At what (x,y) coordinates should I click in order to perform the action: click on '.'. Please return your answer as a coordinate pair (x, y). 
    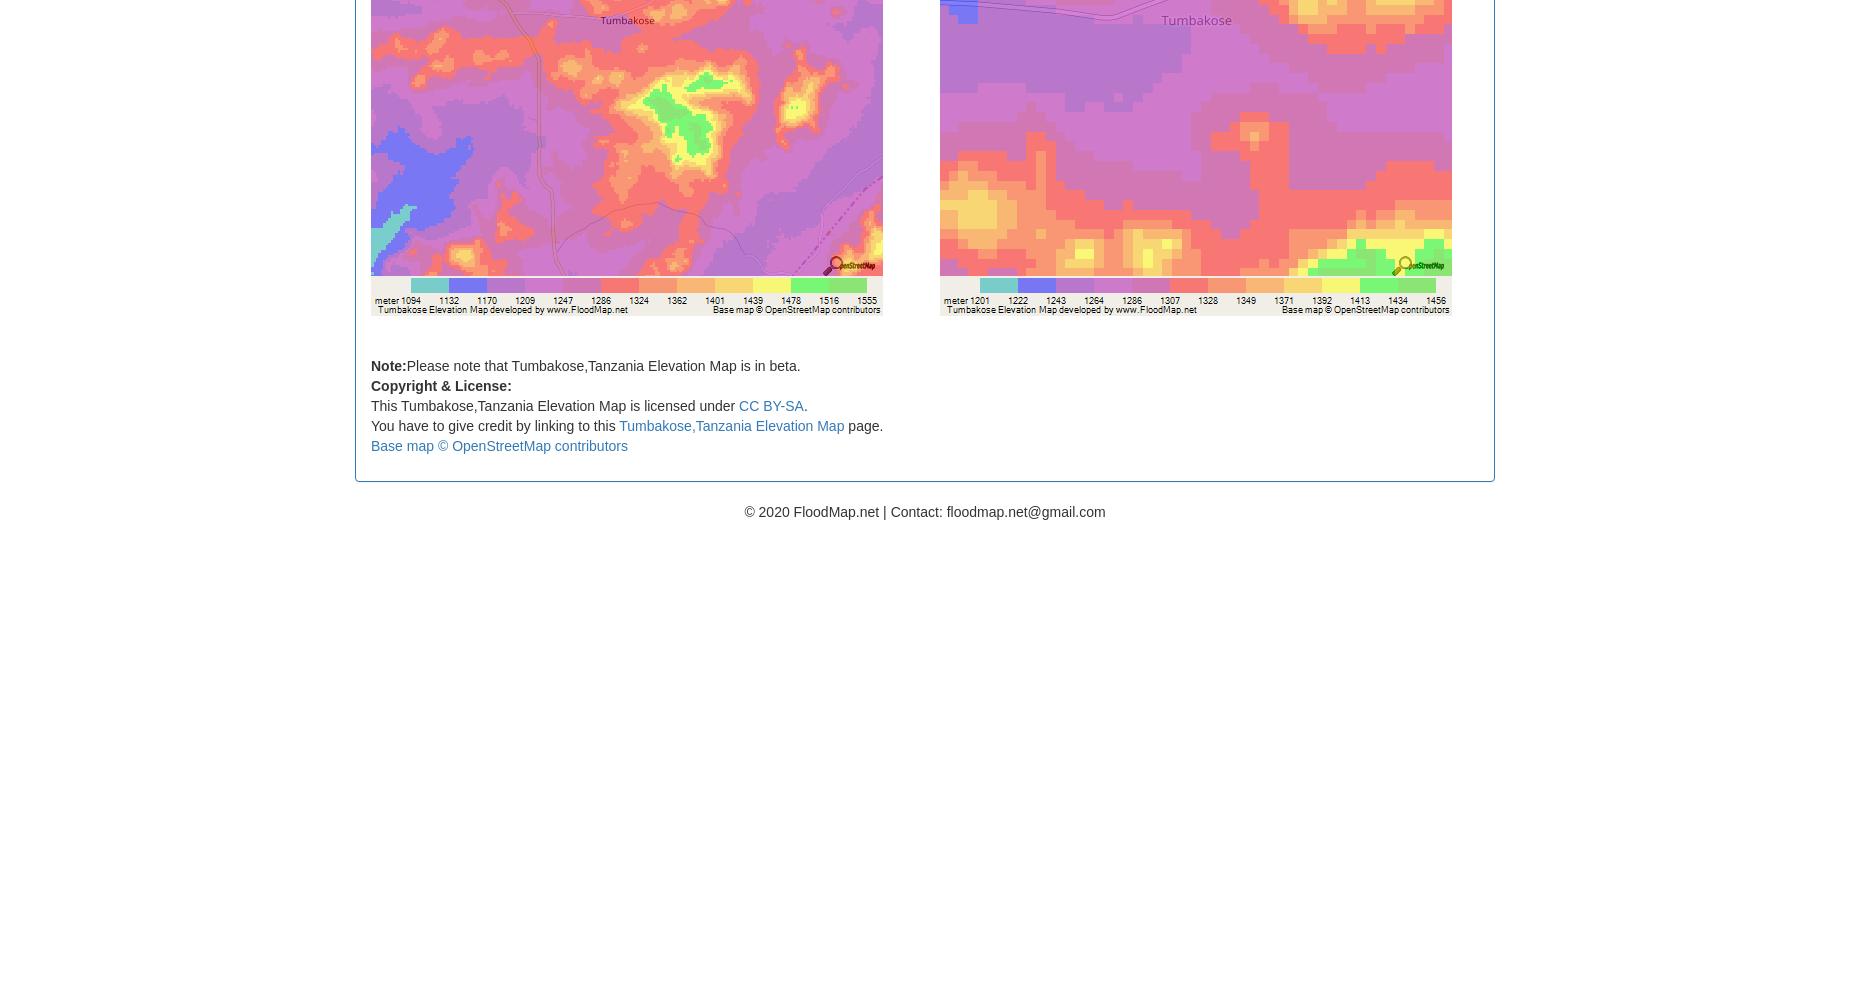
    Looking at the image, I should click on (804, 405).